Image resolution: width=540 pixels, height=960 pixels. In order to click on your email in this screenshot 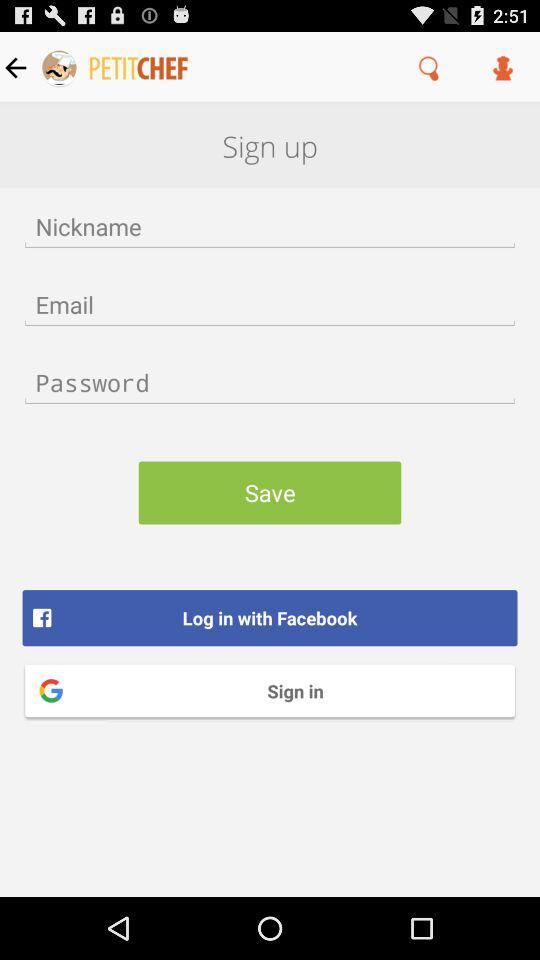, I will do `click(270, 304)`.